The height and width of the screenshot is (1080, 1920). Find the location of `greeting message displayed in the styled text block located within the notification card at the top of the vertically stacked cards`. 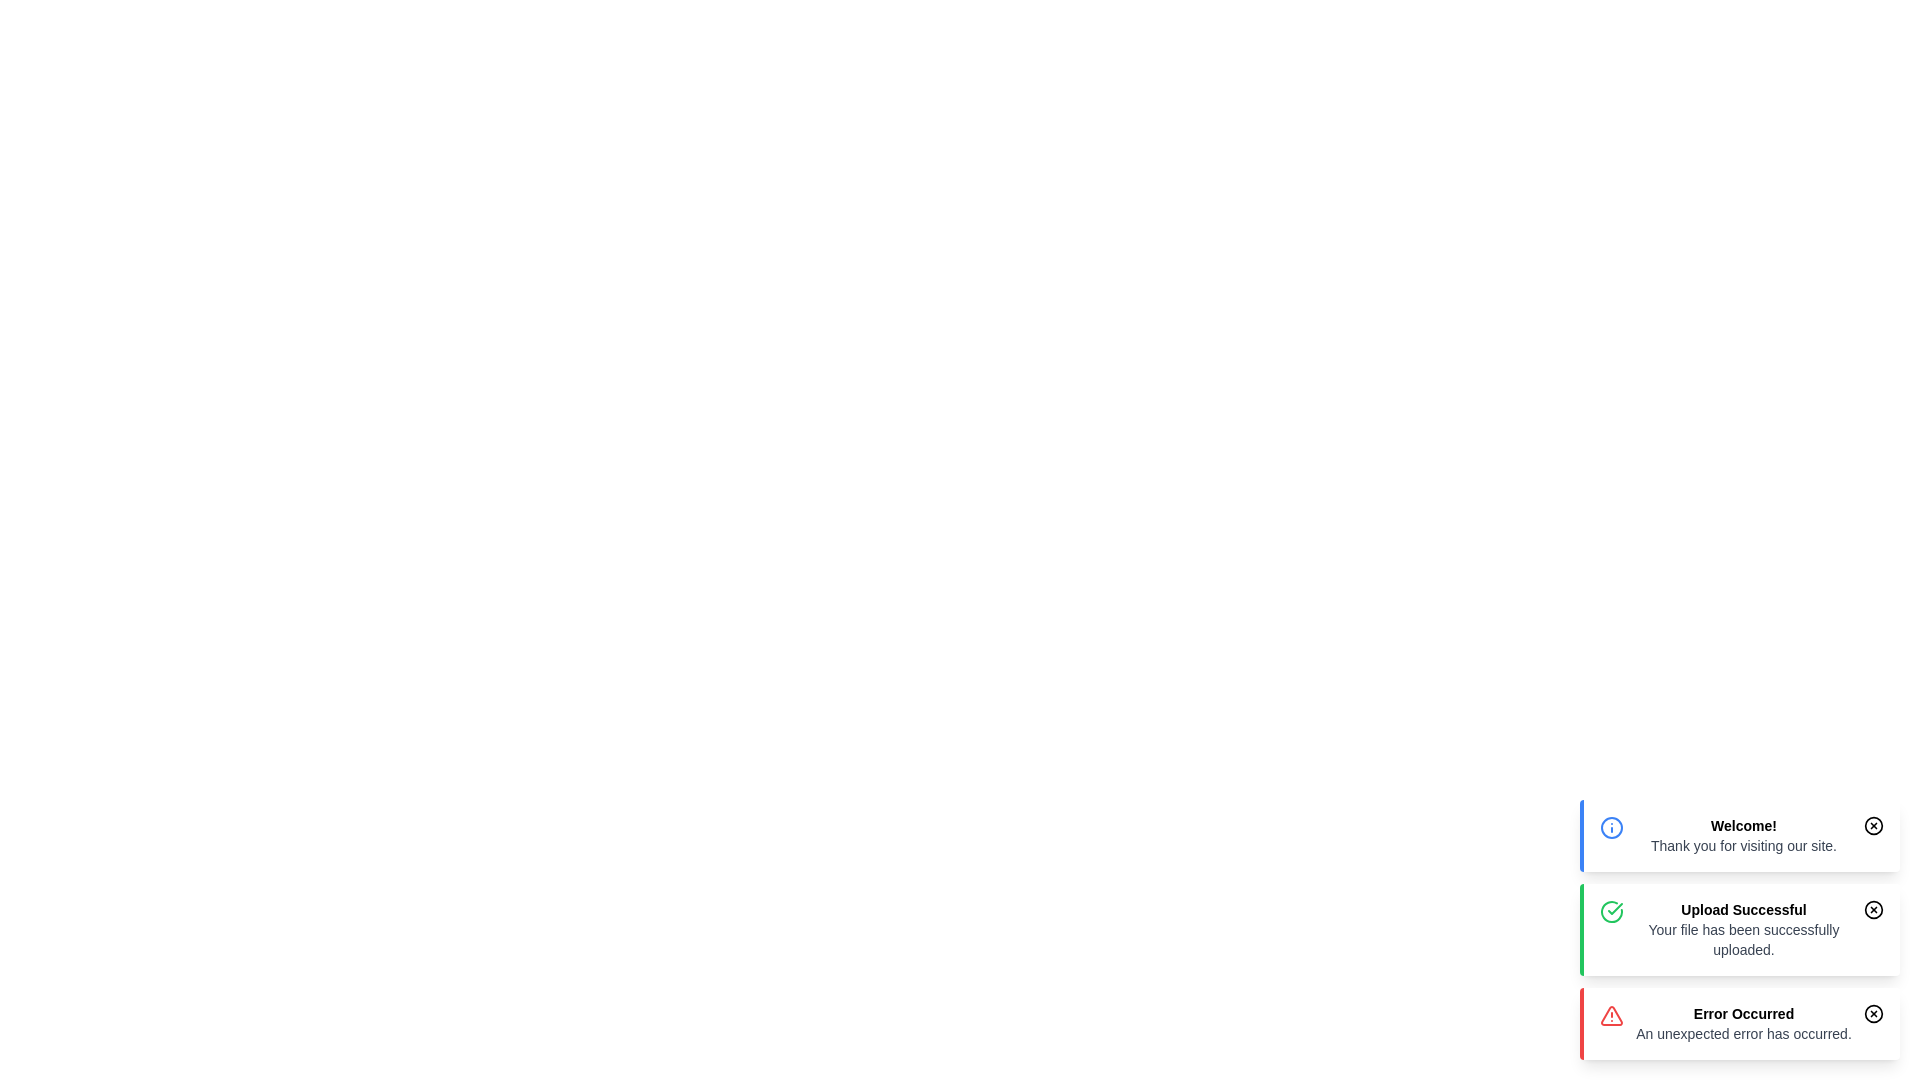

greeting message displayed in the styled text block located within the notification card at the top of the vertically stacked cards is located at coordinates (1742, 836).